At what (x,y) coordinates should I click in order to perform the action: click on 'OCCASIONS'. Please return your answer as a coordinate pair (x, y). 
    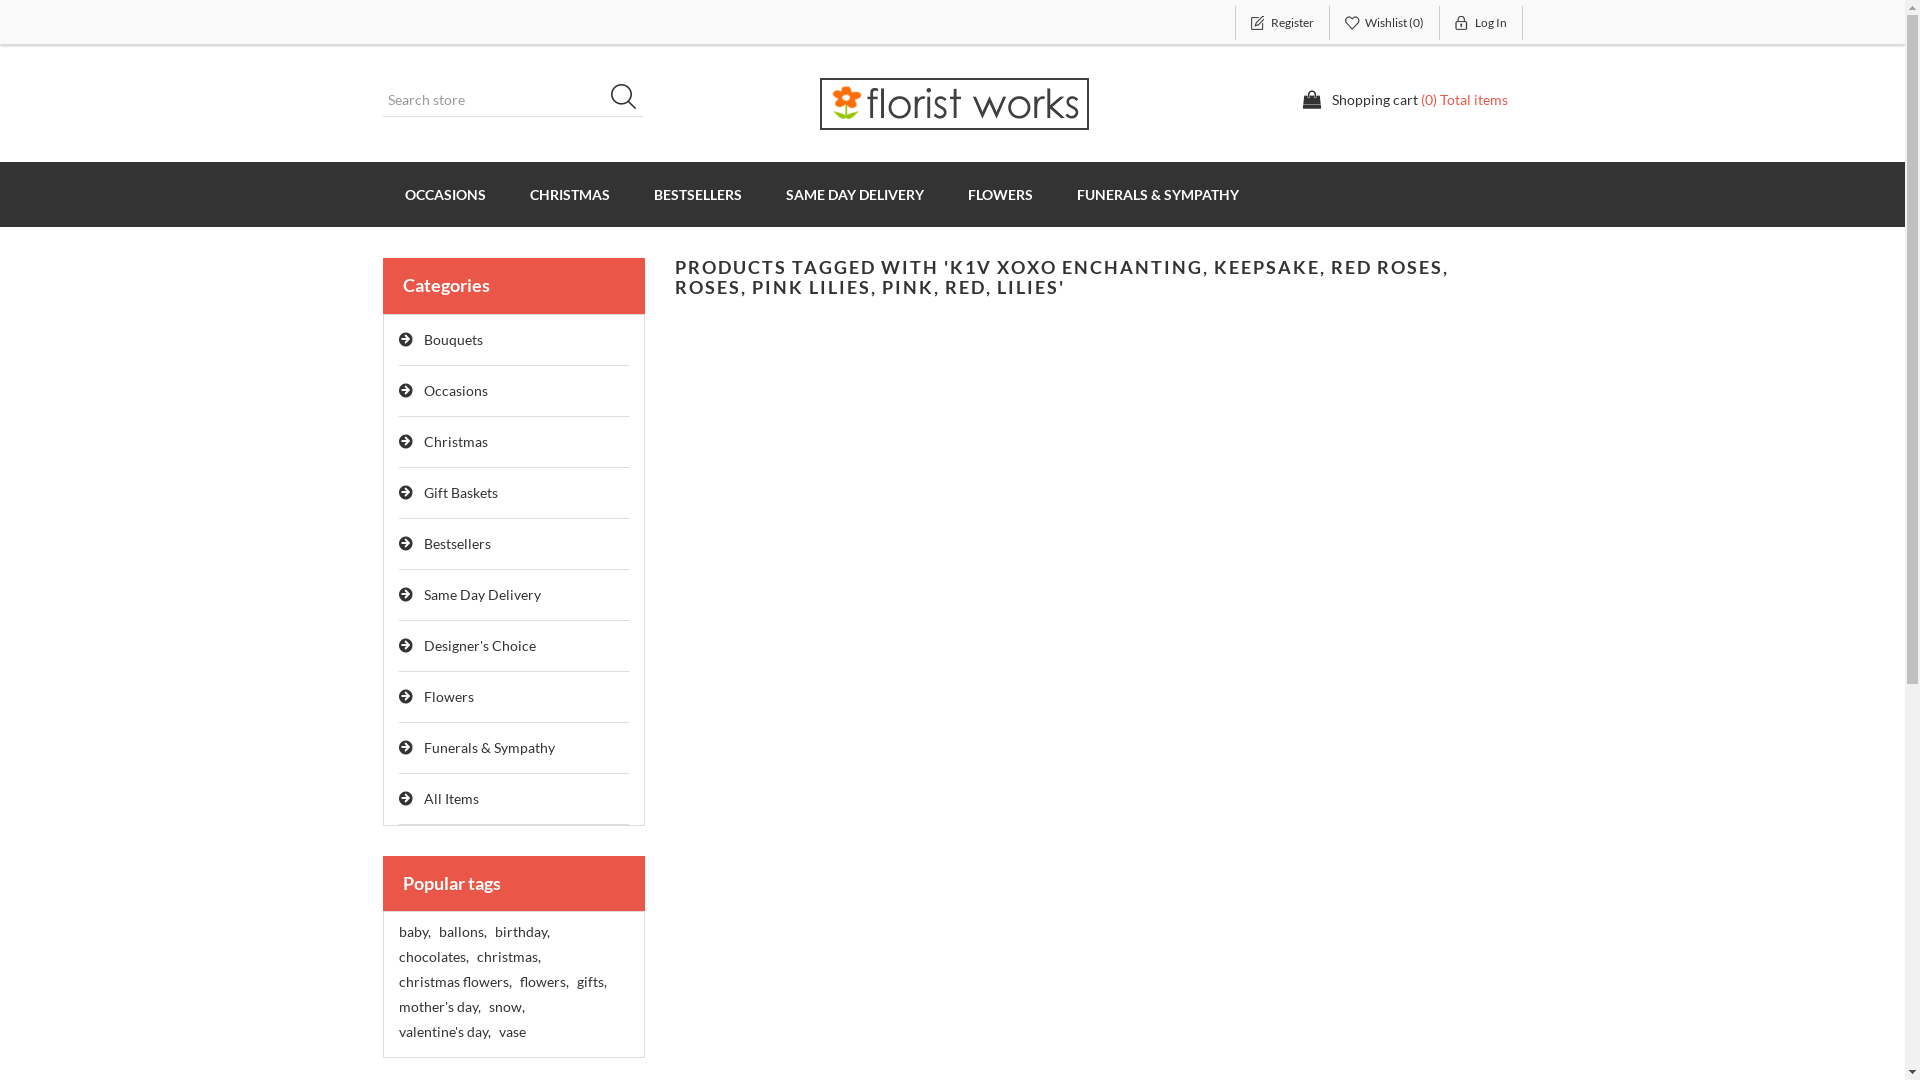
    Looking at the image, I should click on (382, 194).